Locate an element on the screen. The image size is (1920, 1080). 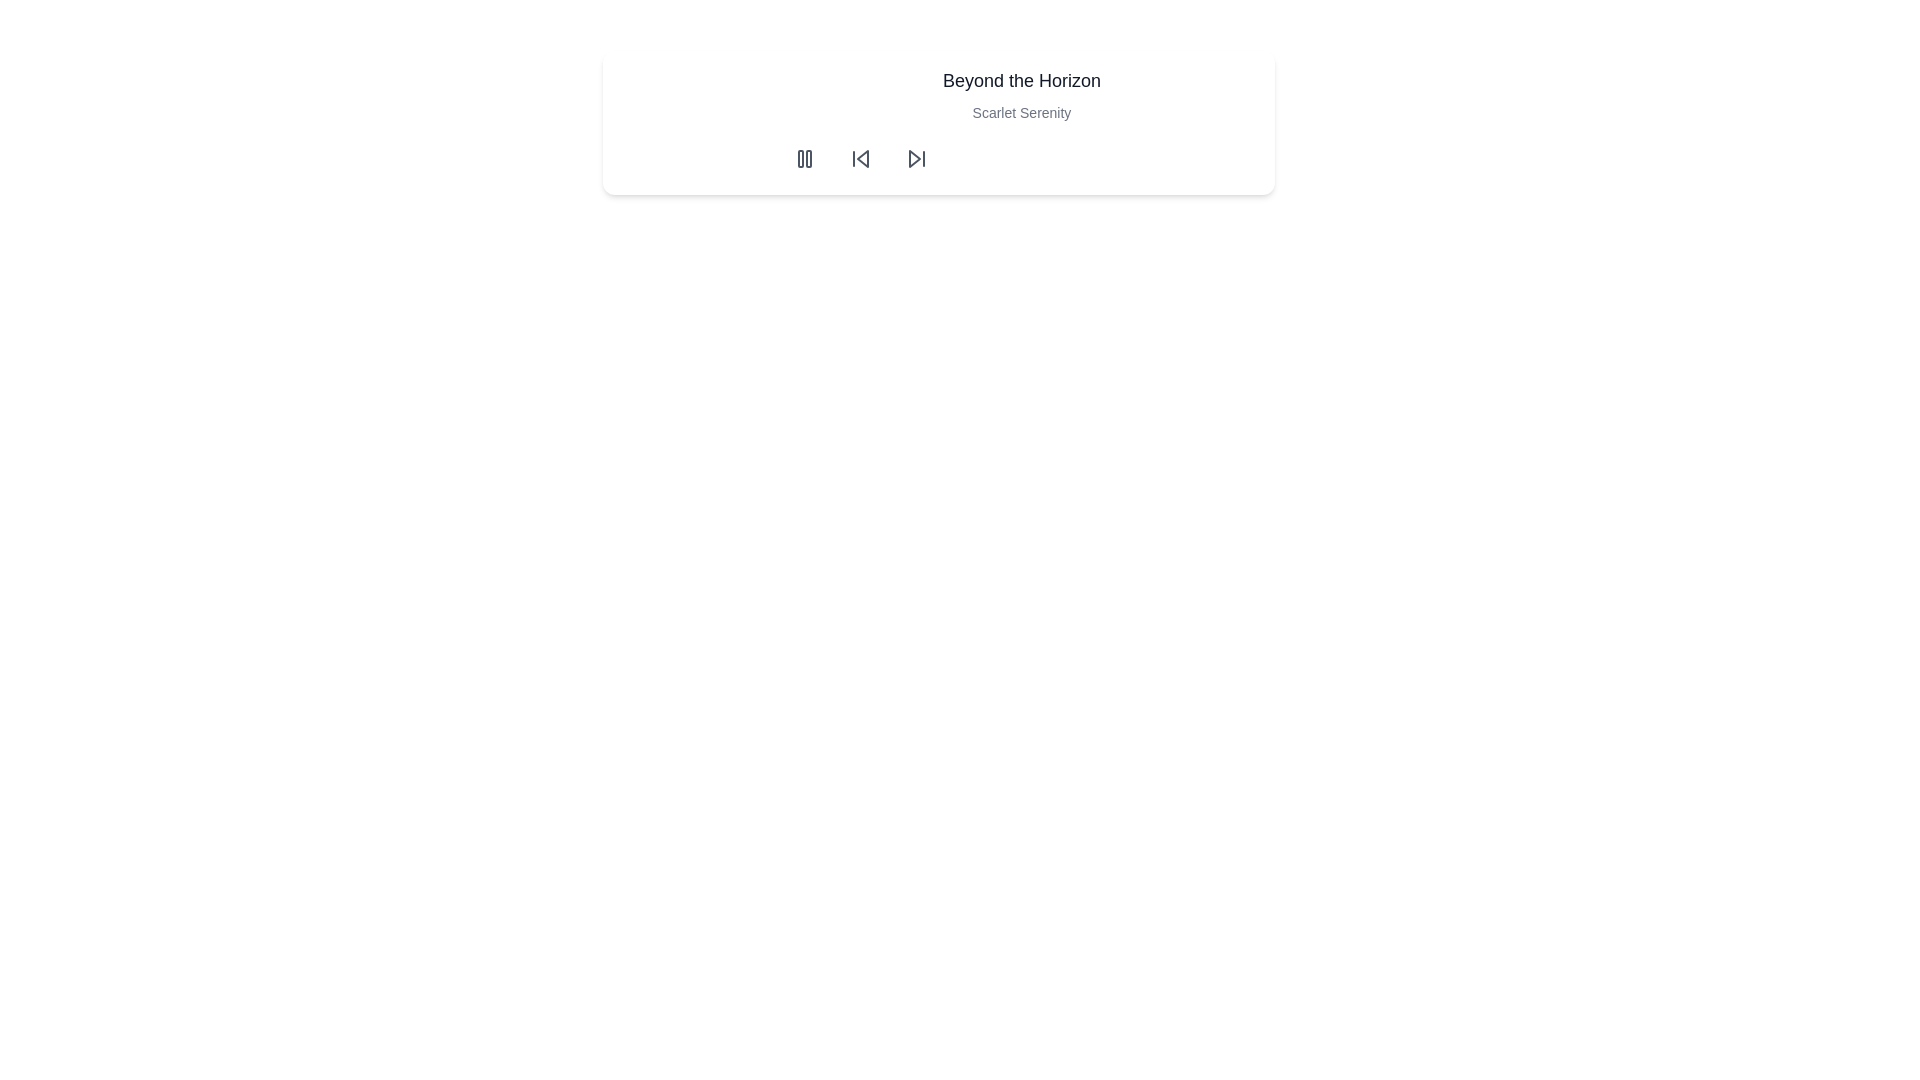
the skip-forward icon located in the toolbar area to move to the next item is located at coordinates (913, 157).